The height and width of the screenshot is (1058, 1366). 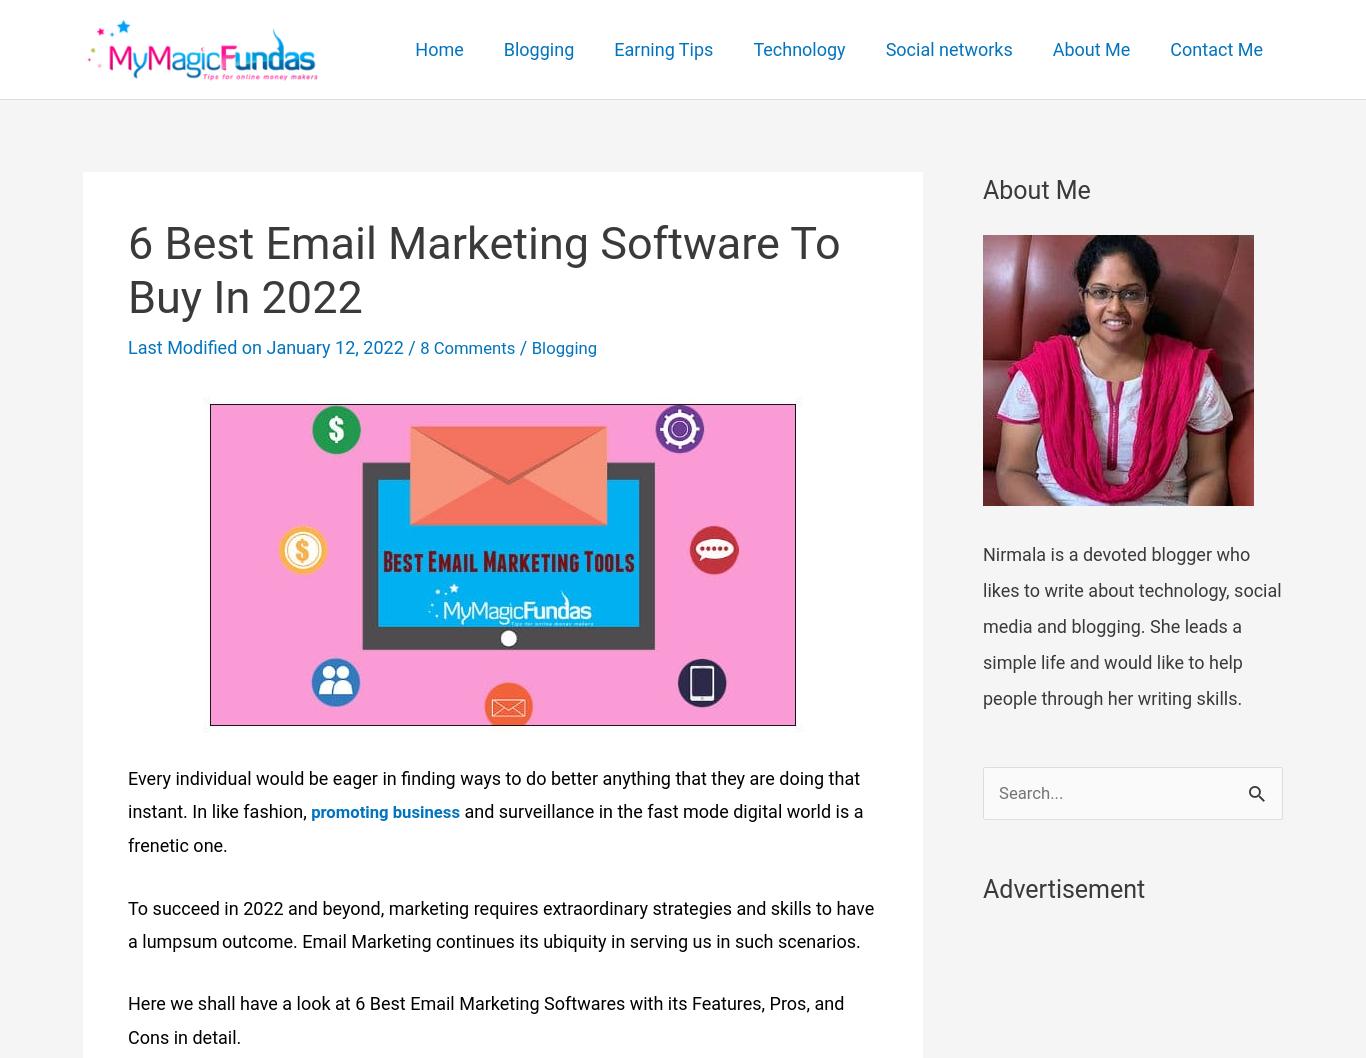 What do you see at coordinates (982, 890) in the screenshot?
I see `'Advertisement'` at bounding box center [982, 890].